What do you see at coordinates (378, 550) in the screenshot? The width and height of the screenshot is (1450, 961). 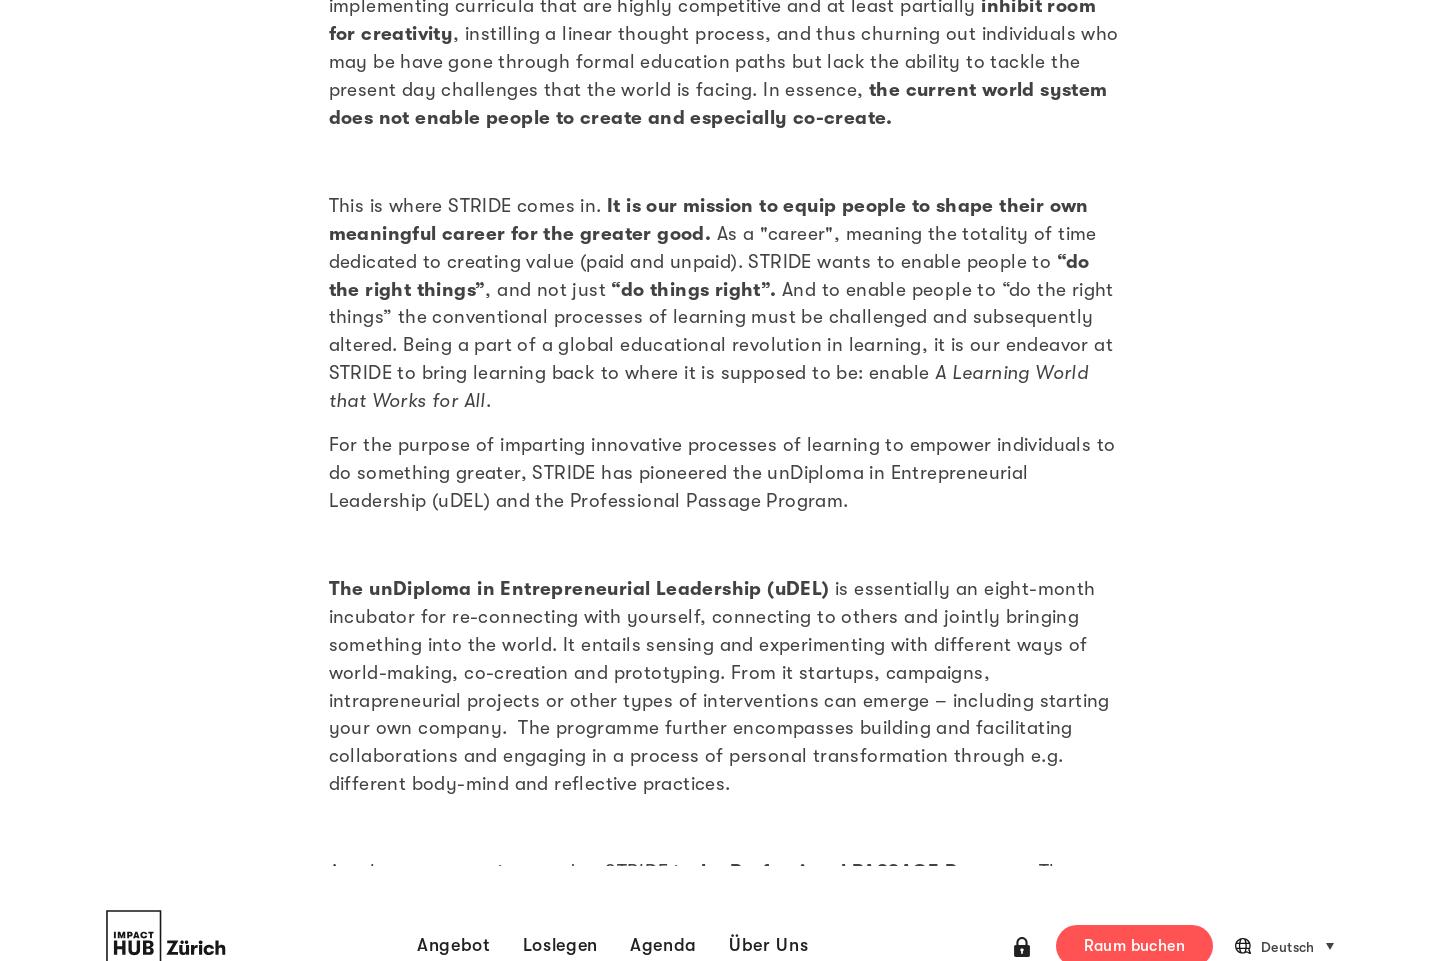 I see `'Werde Teil unserer Community'` at bounding box center [378, 550].